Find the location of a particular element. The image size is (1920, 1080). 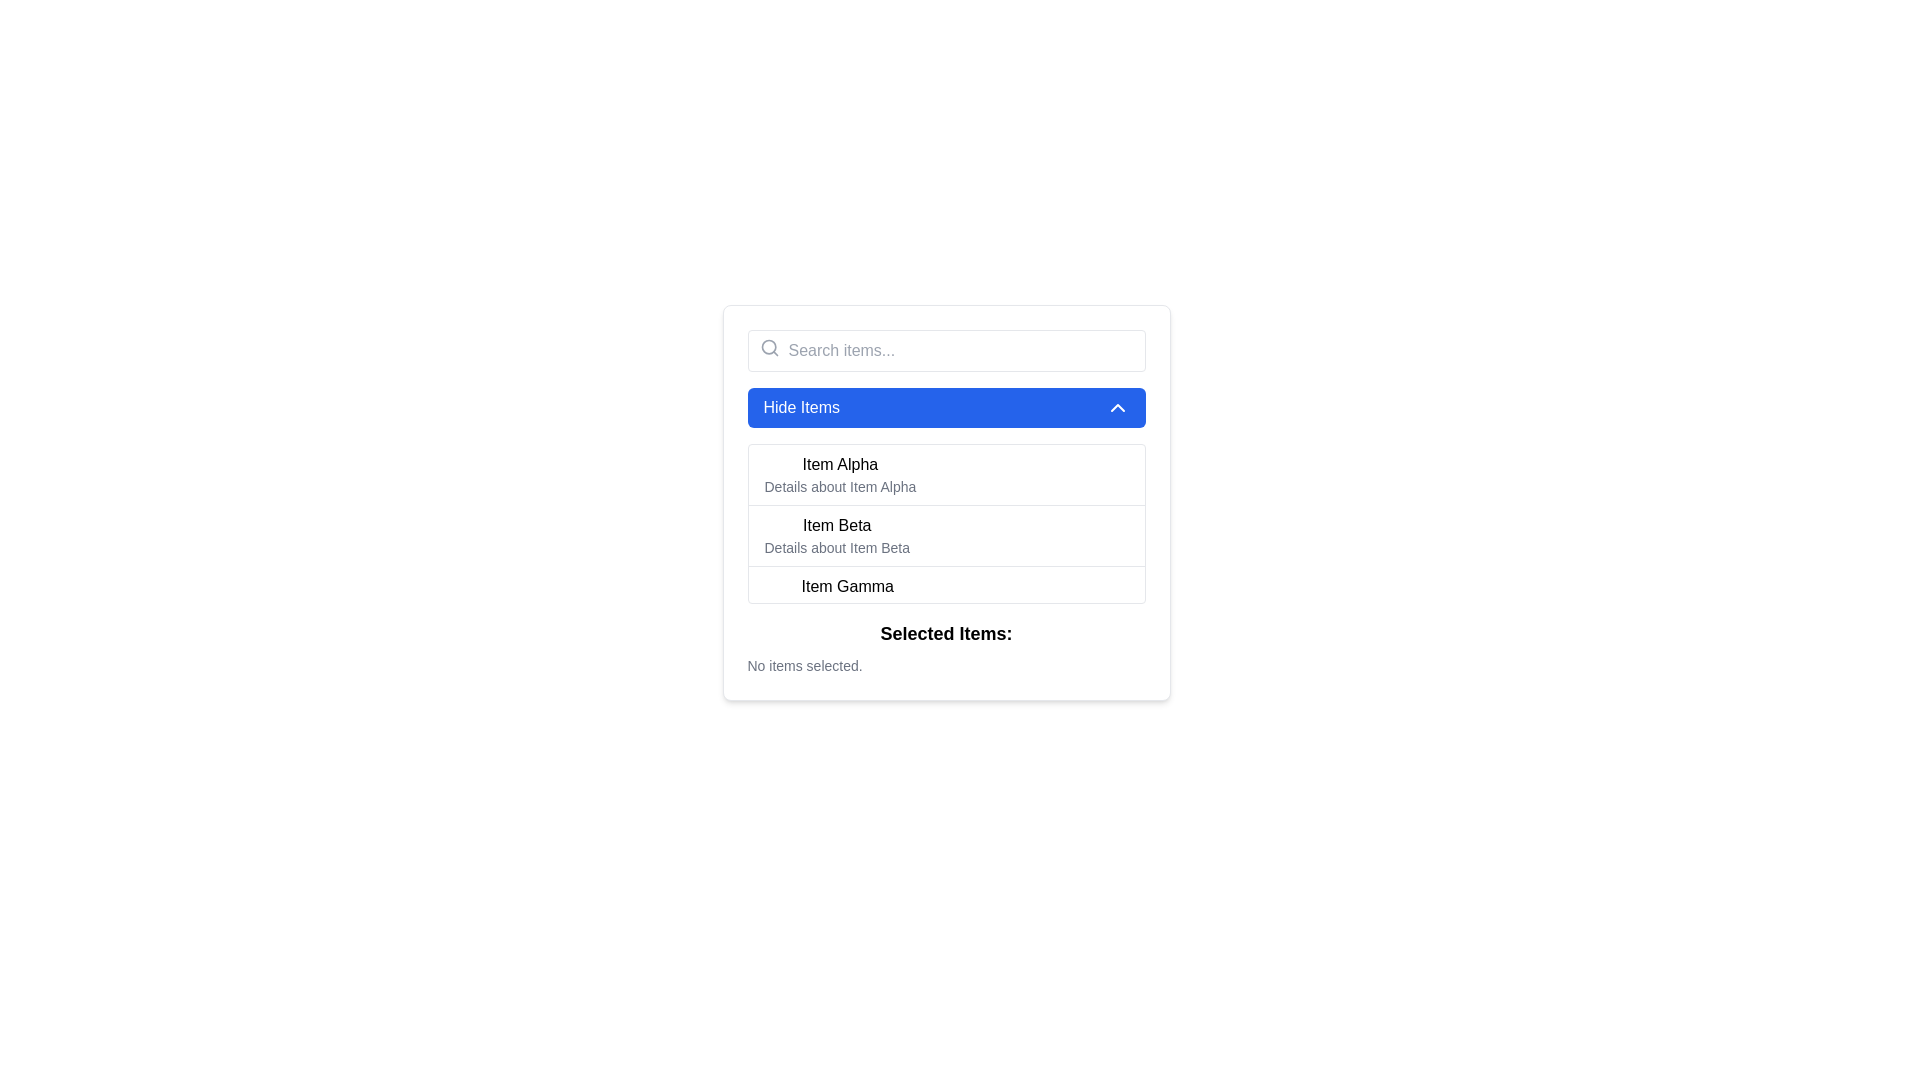

the first list item displaying detailed information about 'Item Alpha' to trigger its hover state is located at coordinates (945, 474).